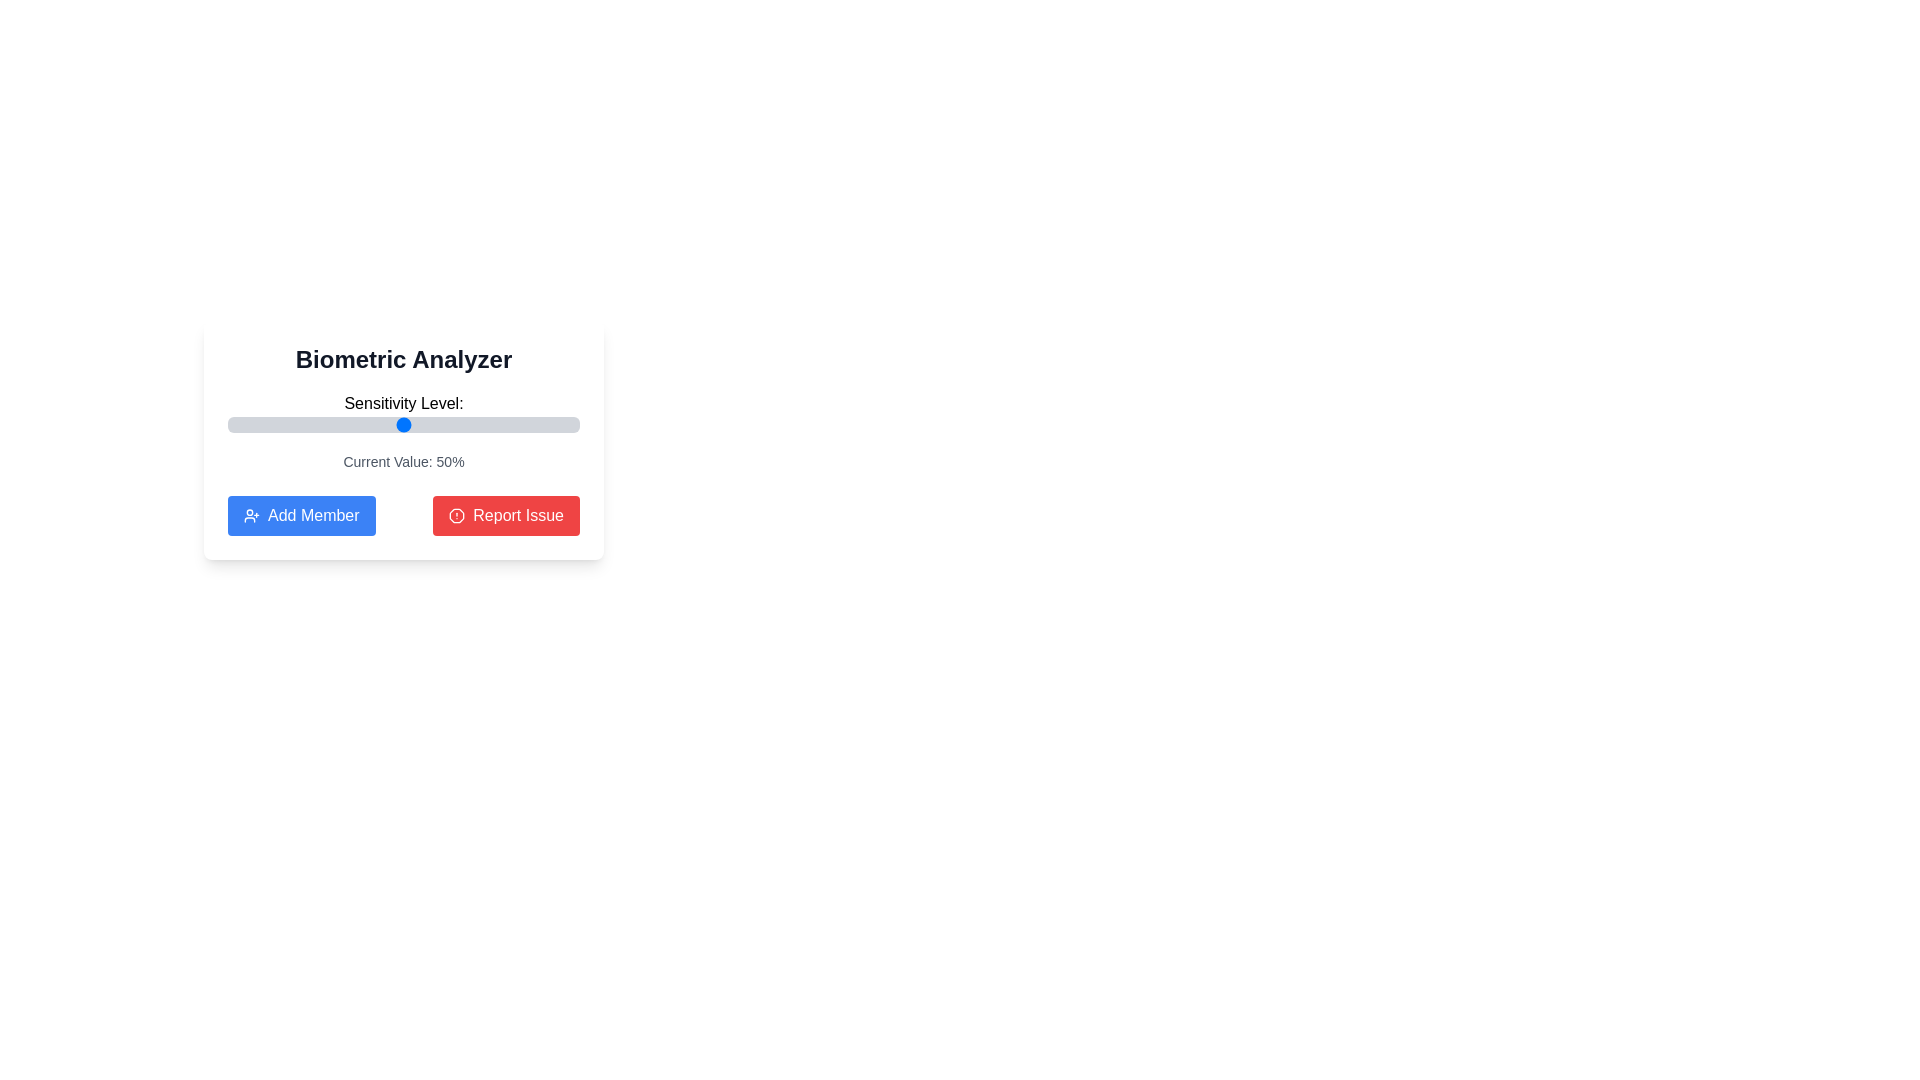 The width and height of the screenshot is (1920, 1080). What do you see at coordinates (386, 423) in the screenshot?
I see `the sensitivity level` at bounding box center [386, 423].